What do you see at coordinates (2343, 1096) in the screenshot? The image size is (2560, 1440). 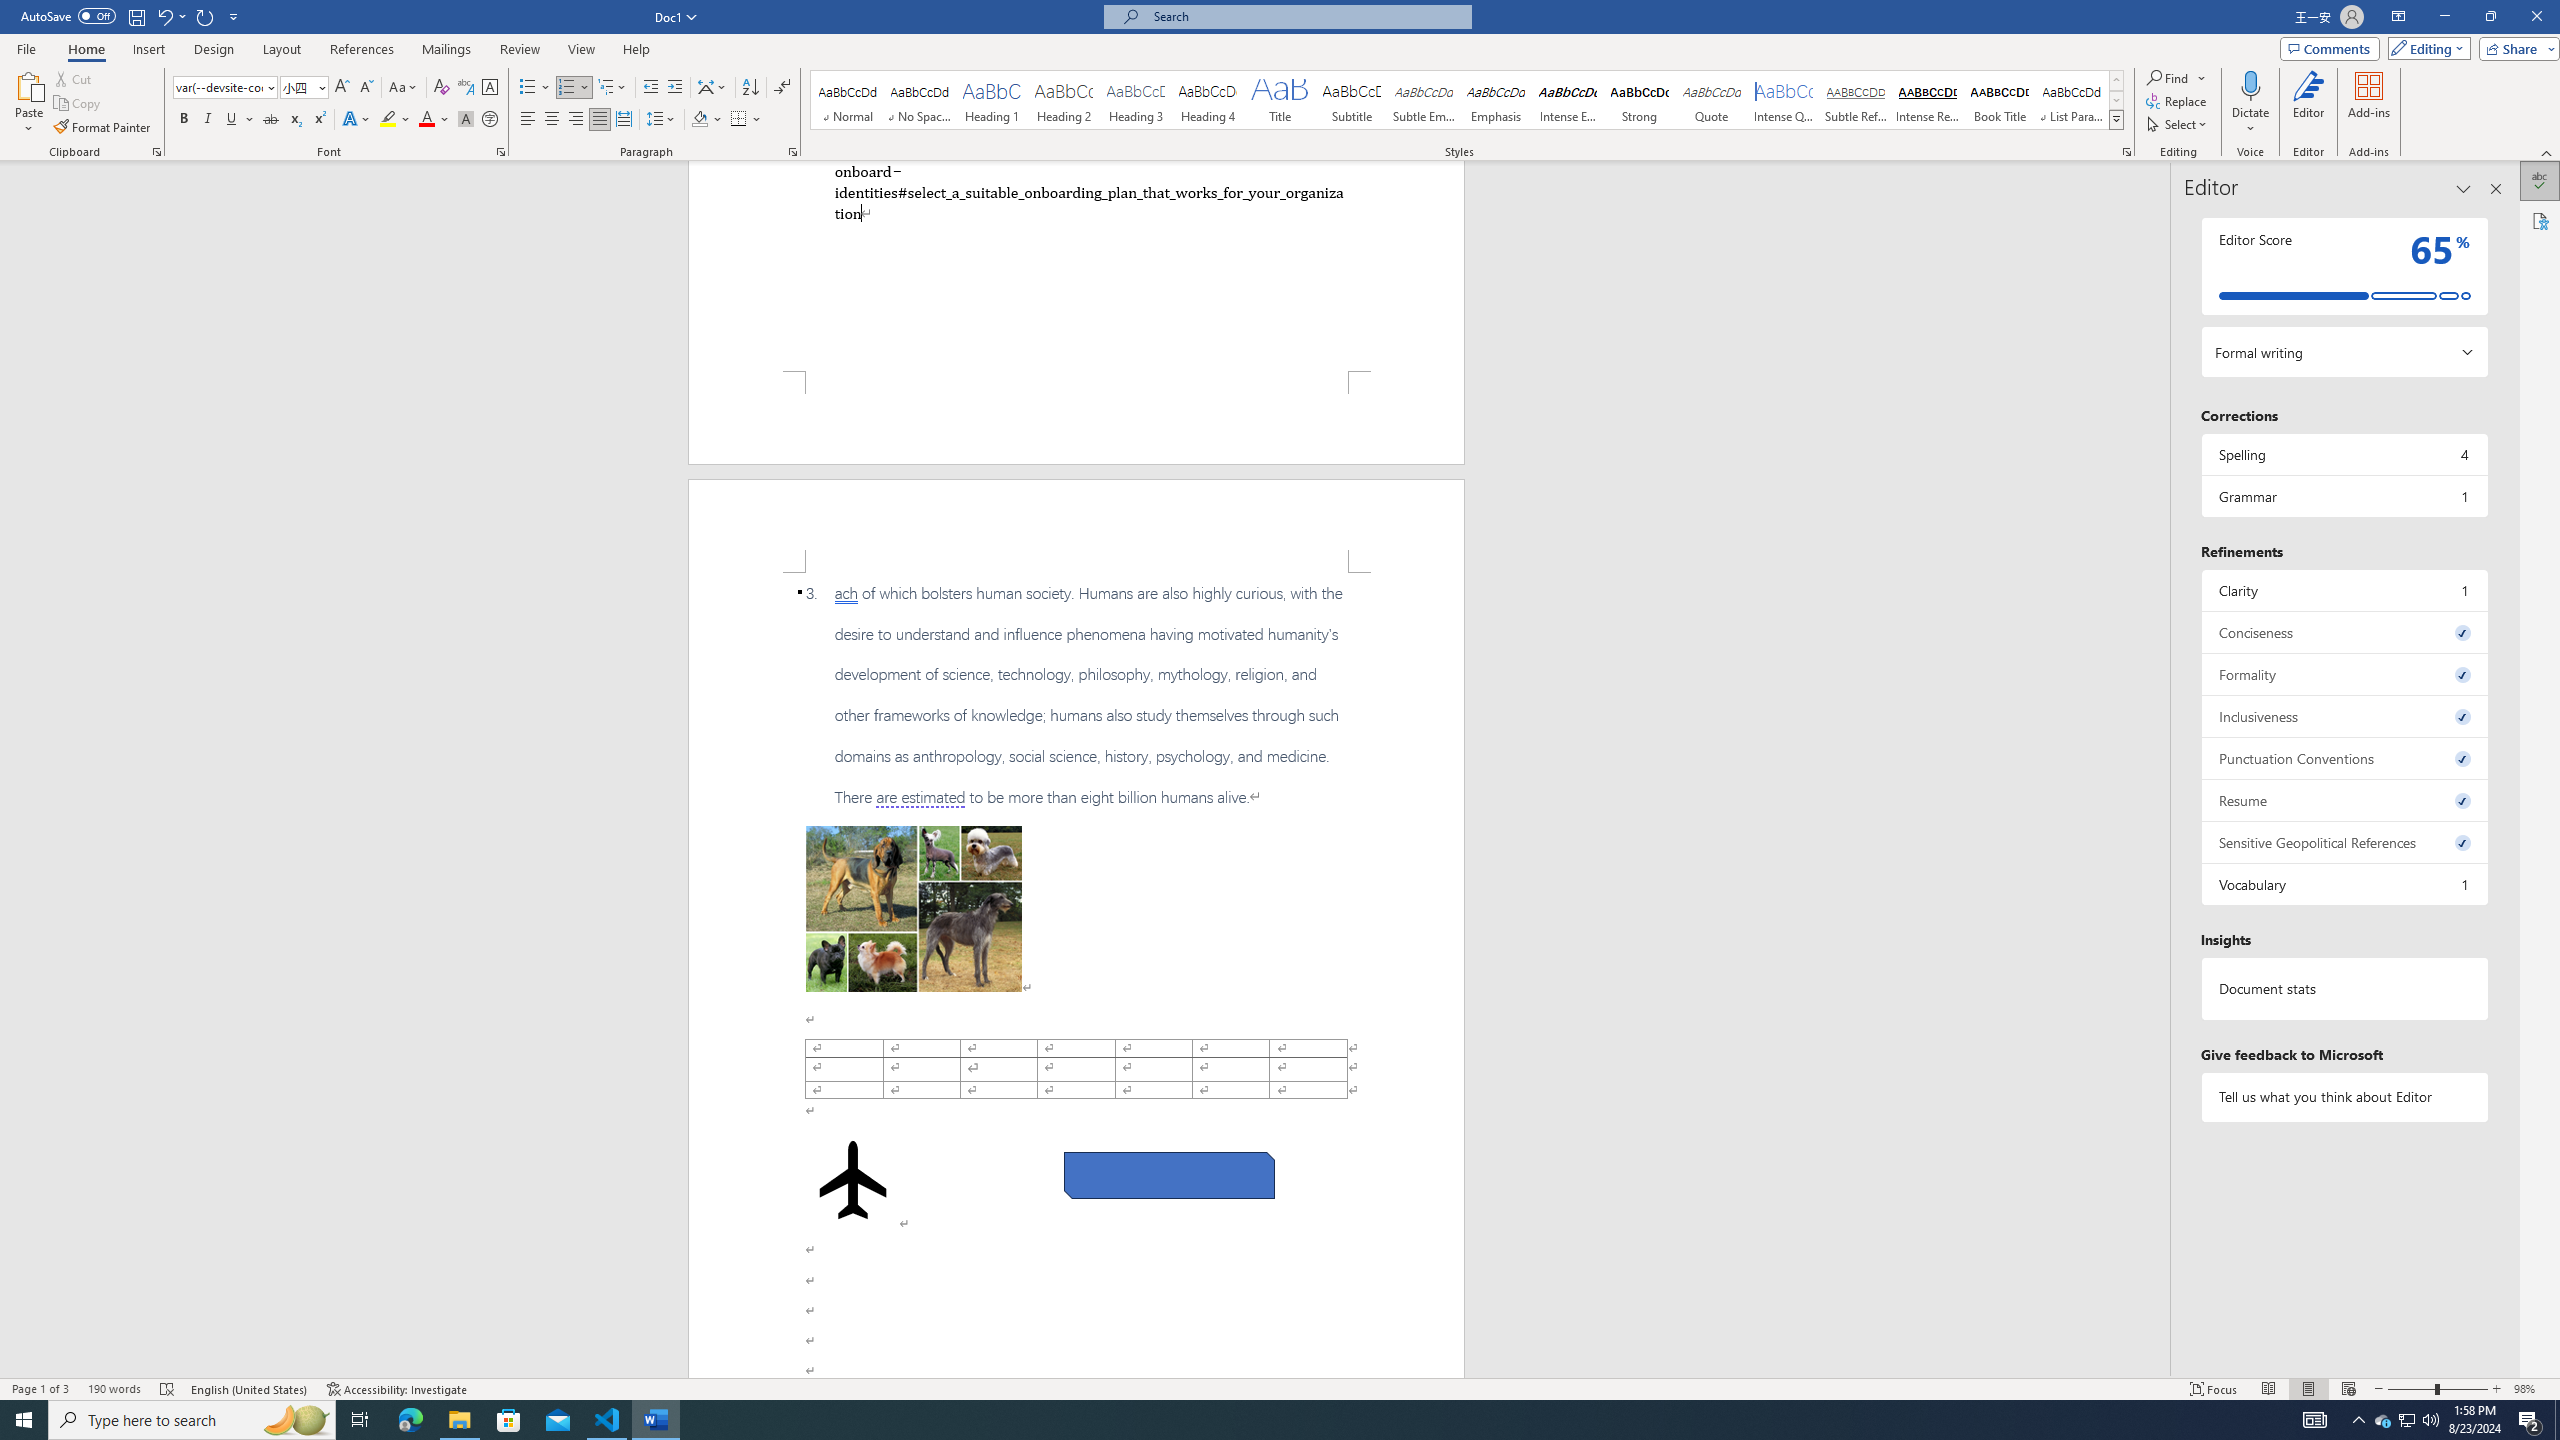 I see `'Tell us what you think about Editor'` at bounding box center [2343, 1096].